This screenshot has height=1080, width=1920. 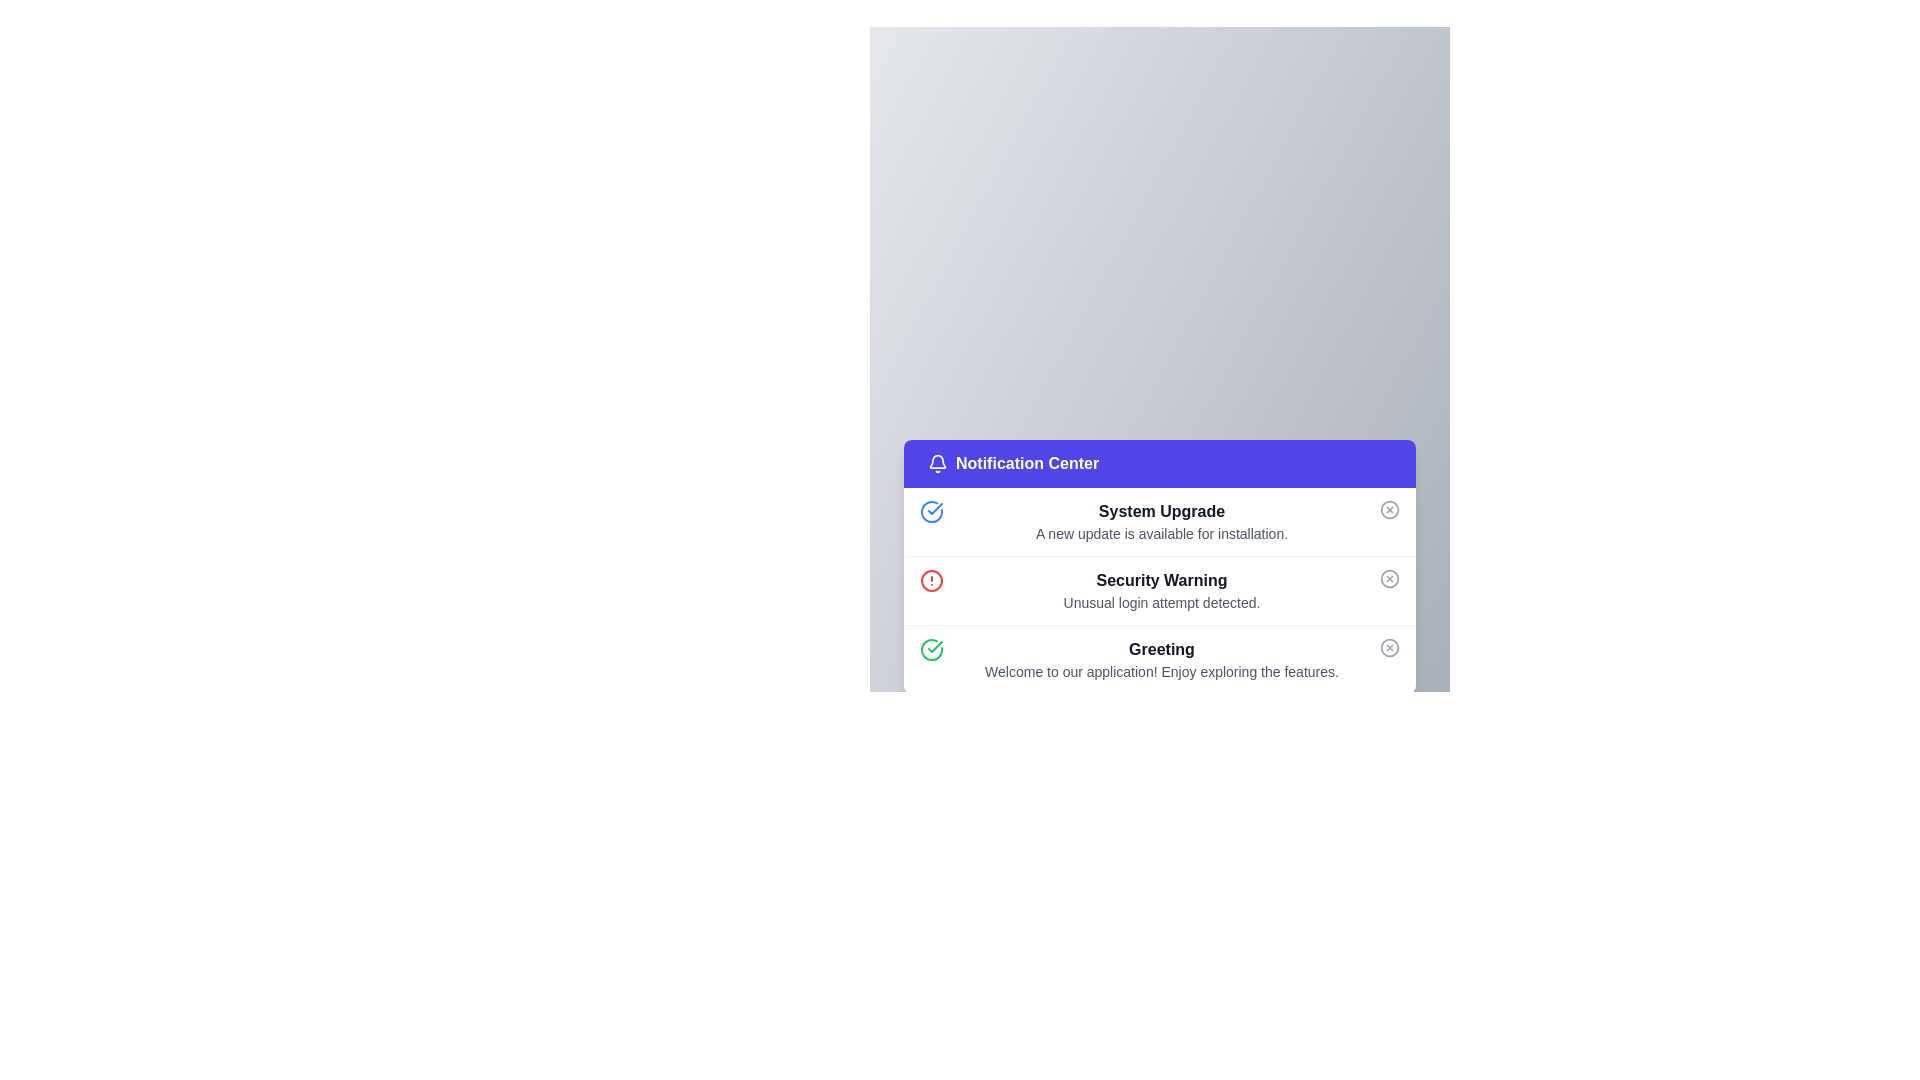 I want to click on the static text element that informs the user about a system update, located below the 'System Upgrade' heading in the notification item, so click(x=1161, y=532).